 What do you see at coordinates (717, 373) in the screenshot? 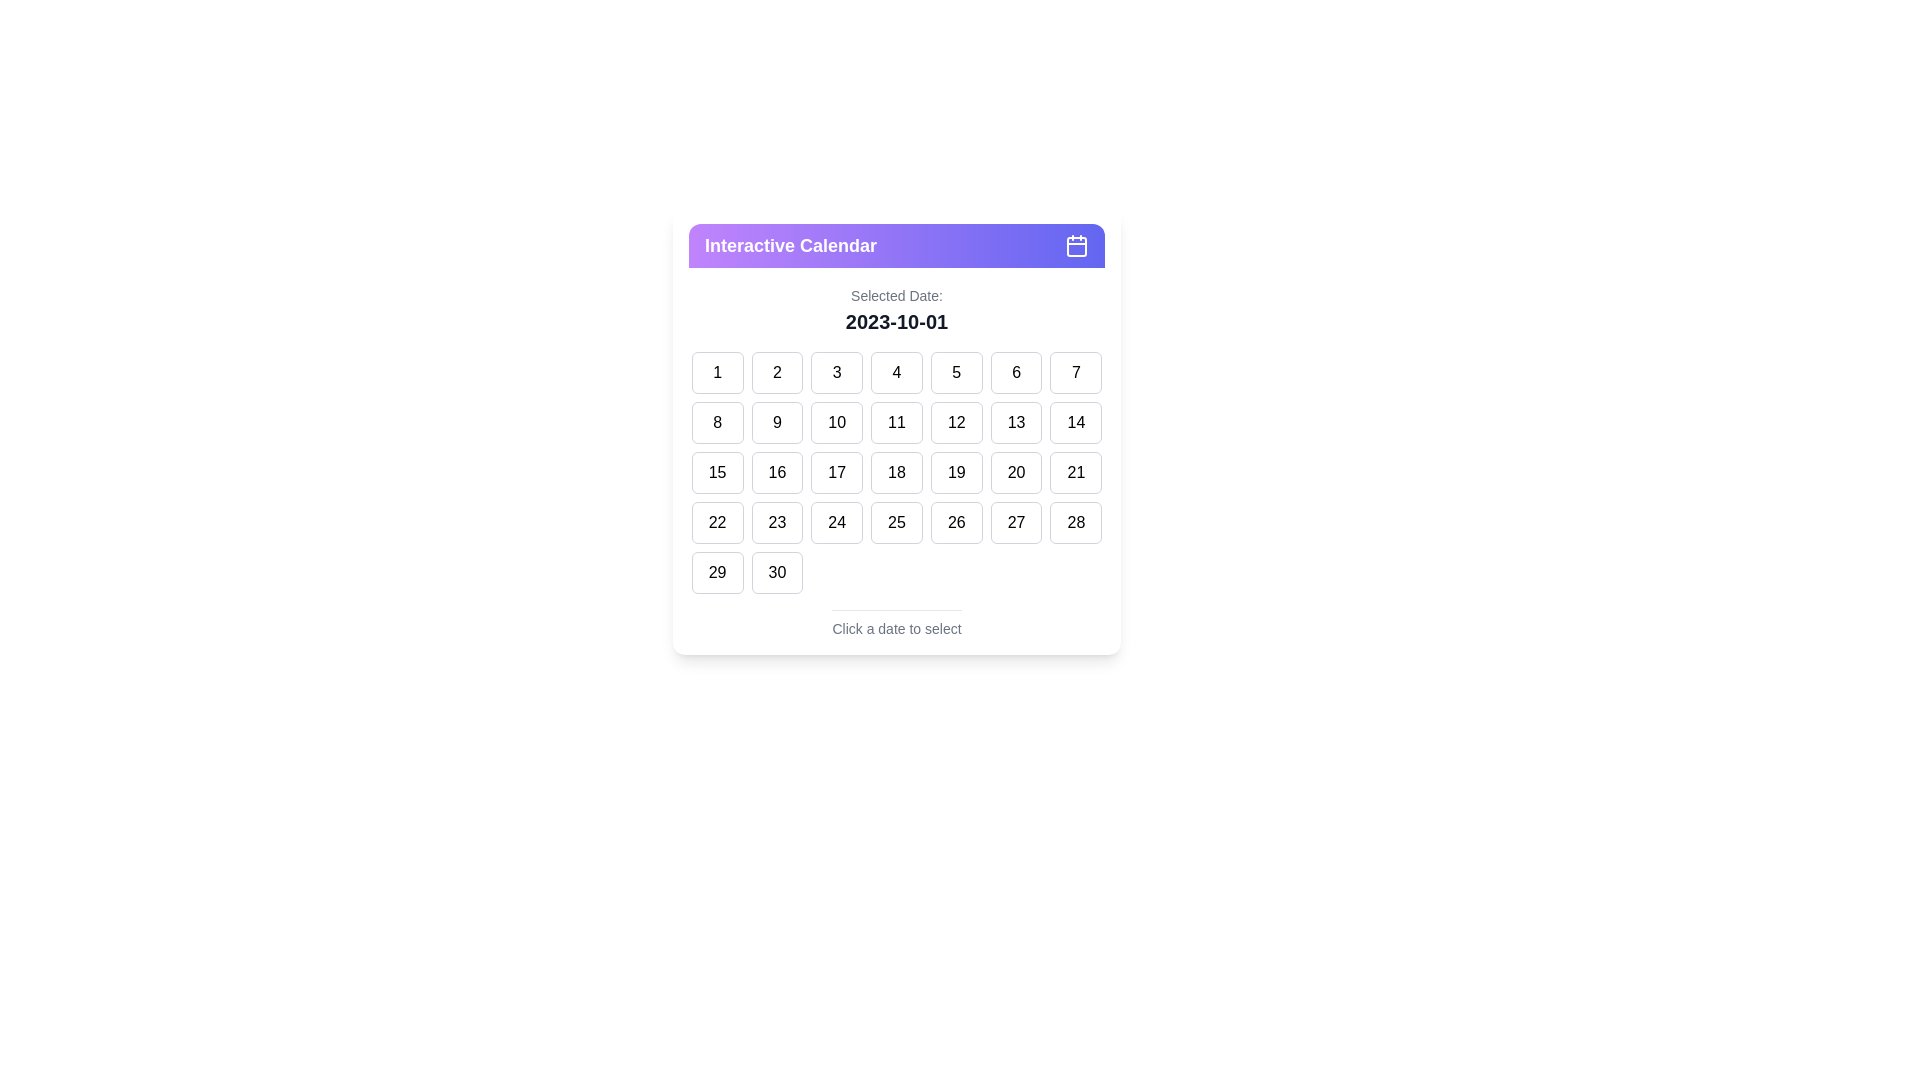
I see `the button that represents the first day of the month in the top-left corner of the calendar grid` at bounding box center [717, 373].